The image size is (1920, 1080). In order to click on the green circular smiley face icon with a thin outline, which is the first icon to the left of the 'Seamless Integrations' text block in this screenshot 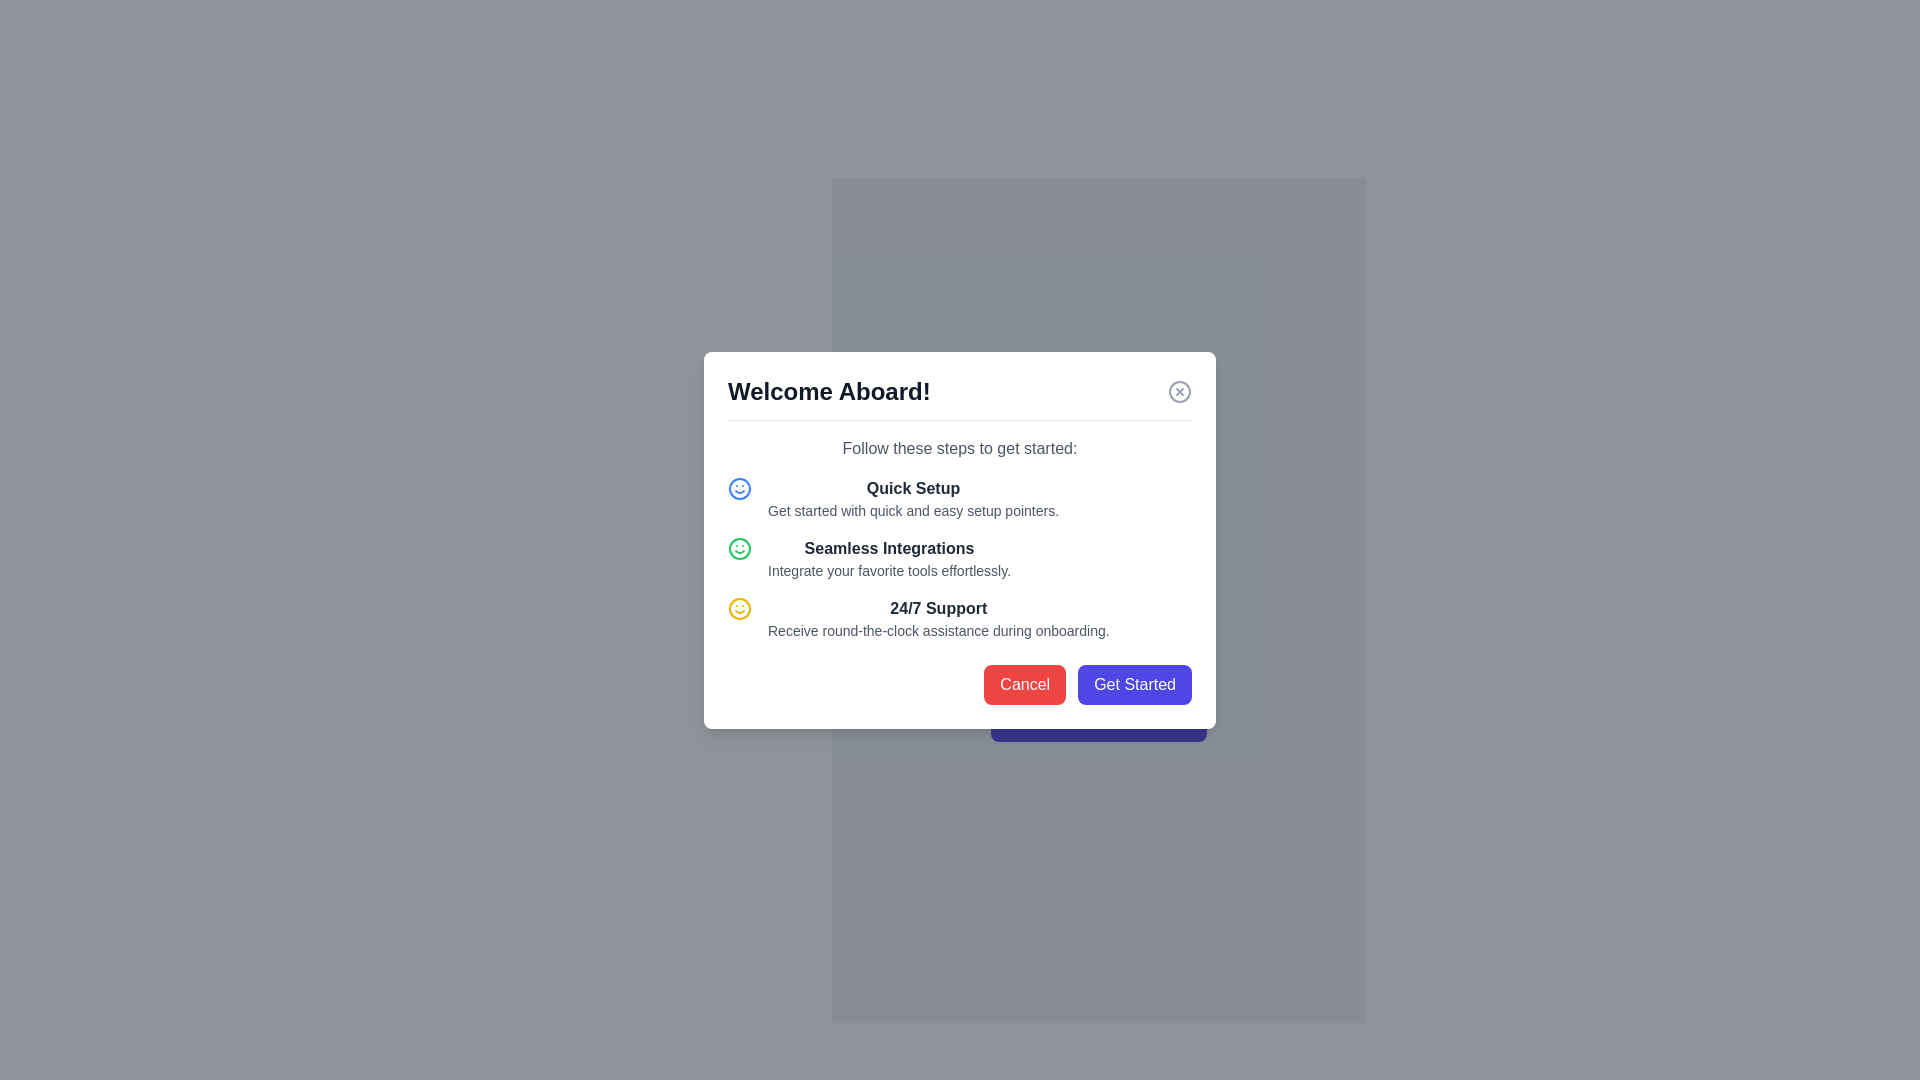, I will do `click(738, 548)`.